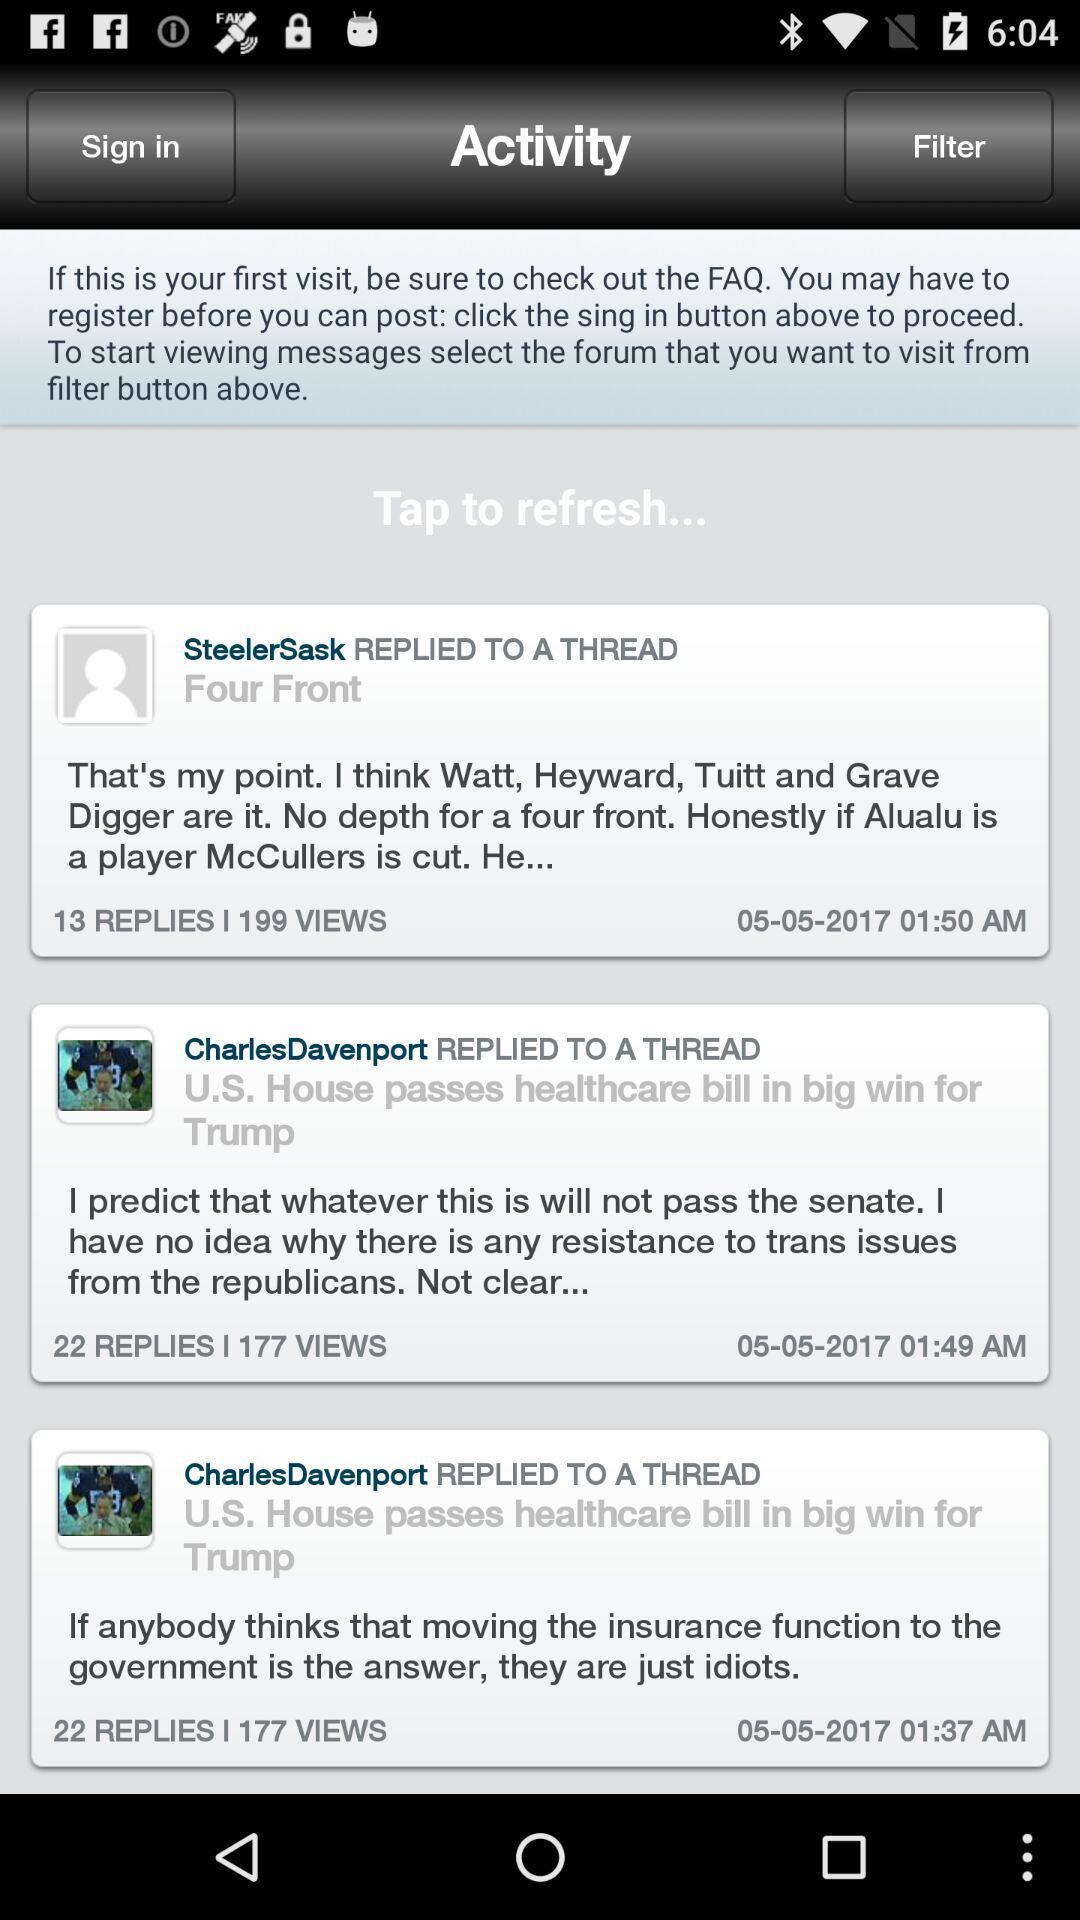 The width and height of the screenshot is (1080, 1920). I want to click on profile, so click(104, 1074).